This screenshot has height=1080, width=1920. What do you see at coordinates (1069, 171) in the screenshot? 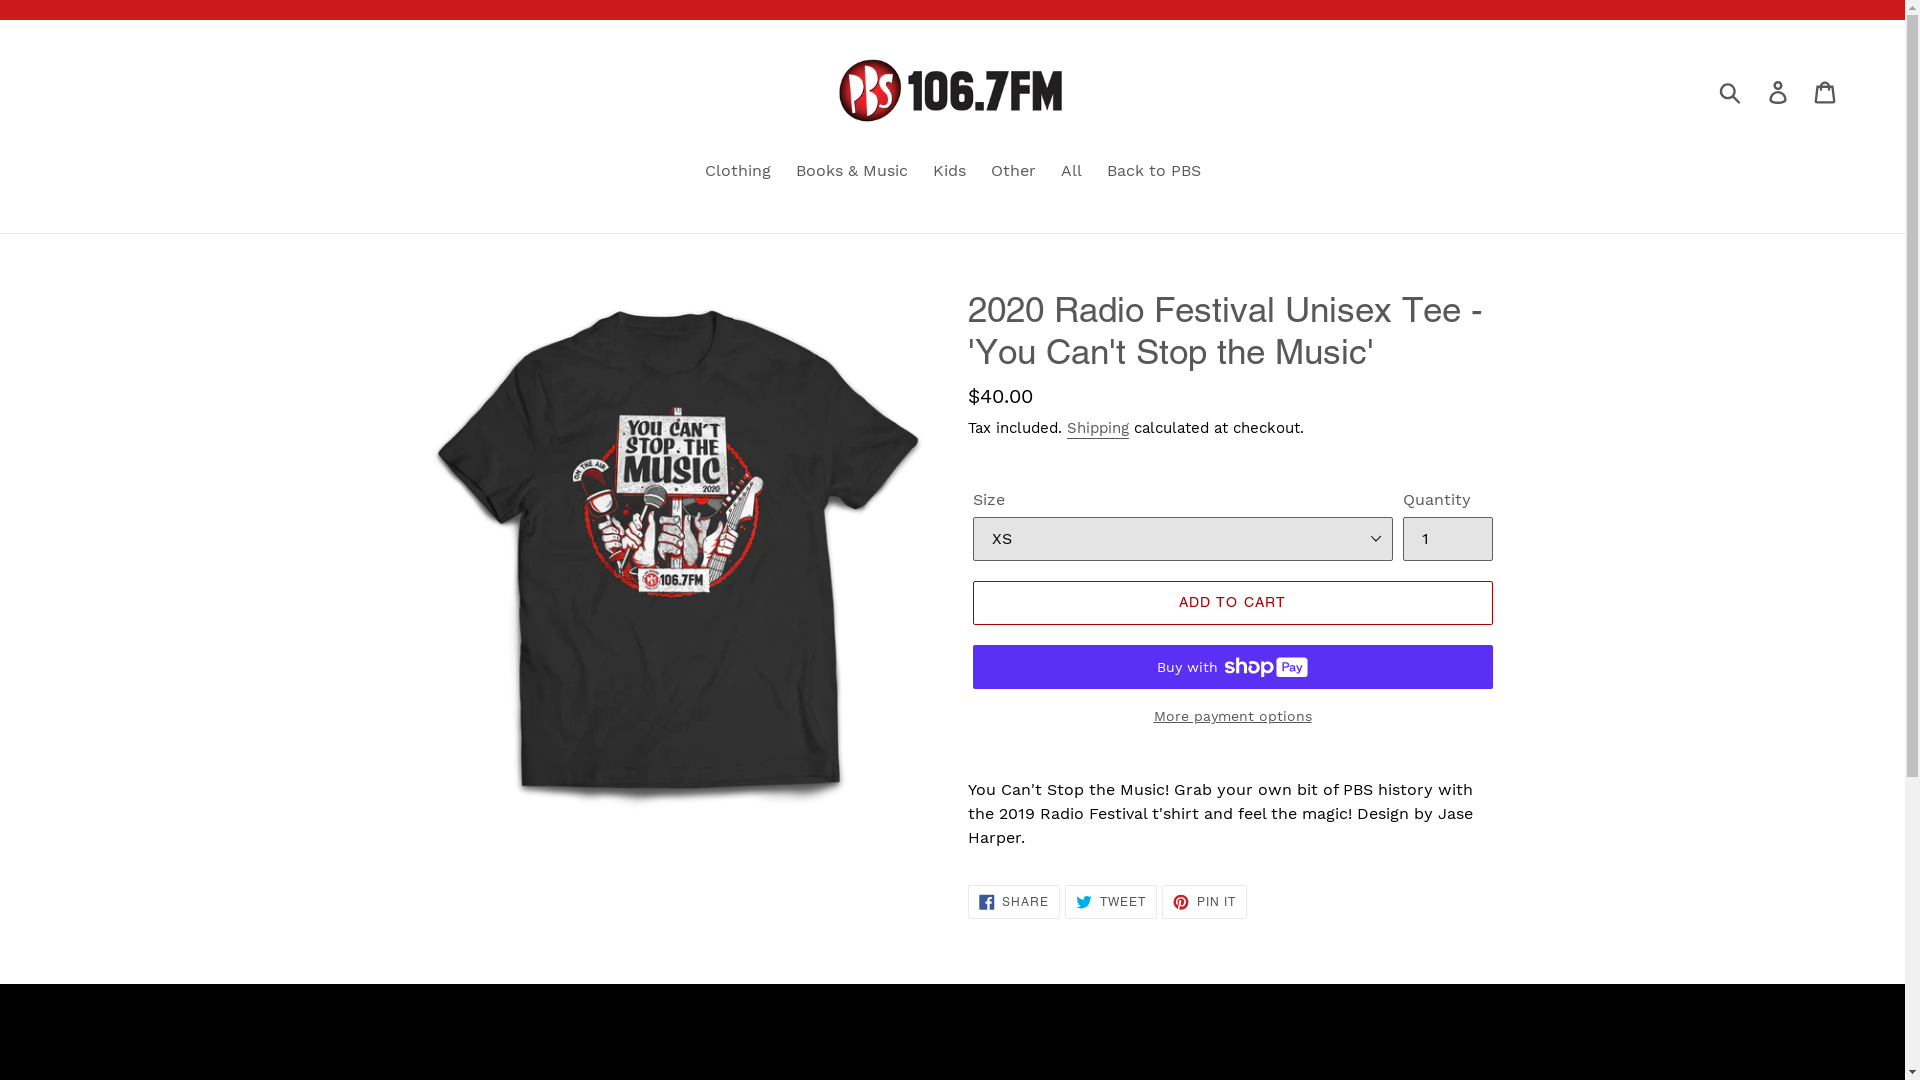
I see `'All'` at bounding box center [1069, 171].